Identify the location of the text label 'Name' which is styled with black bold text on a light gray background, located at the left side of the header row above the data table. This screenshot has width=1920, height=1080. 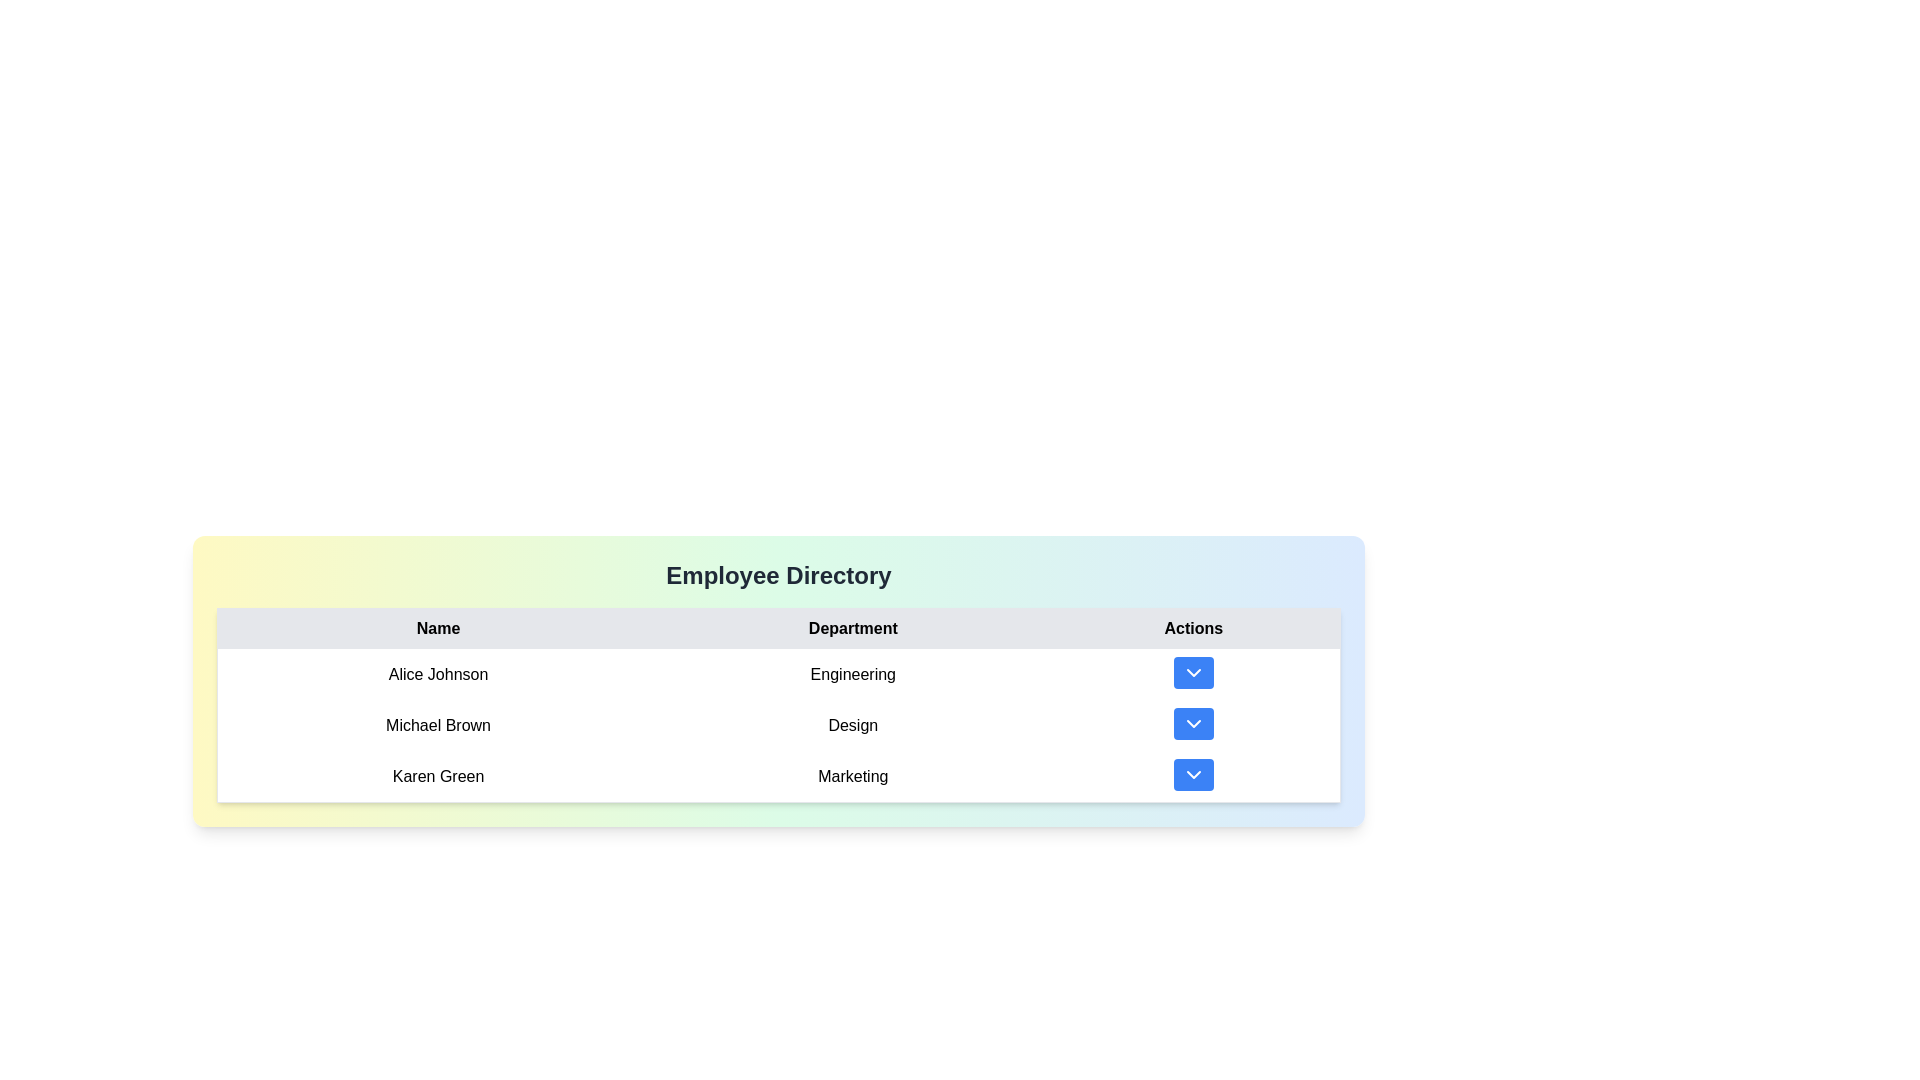
(437, 627).